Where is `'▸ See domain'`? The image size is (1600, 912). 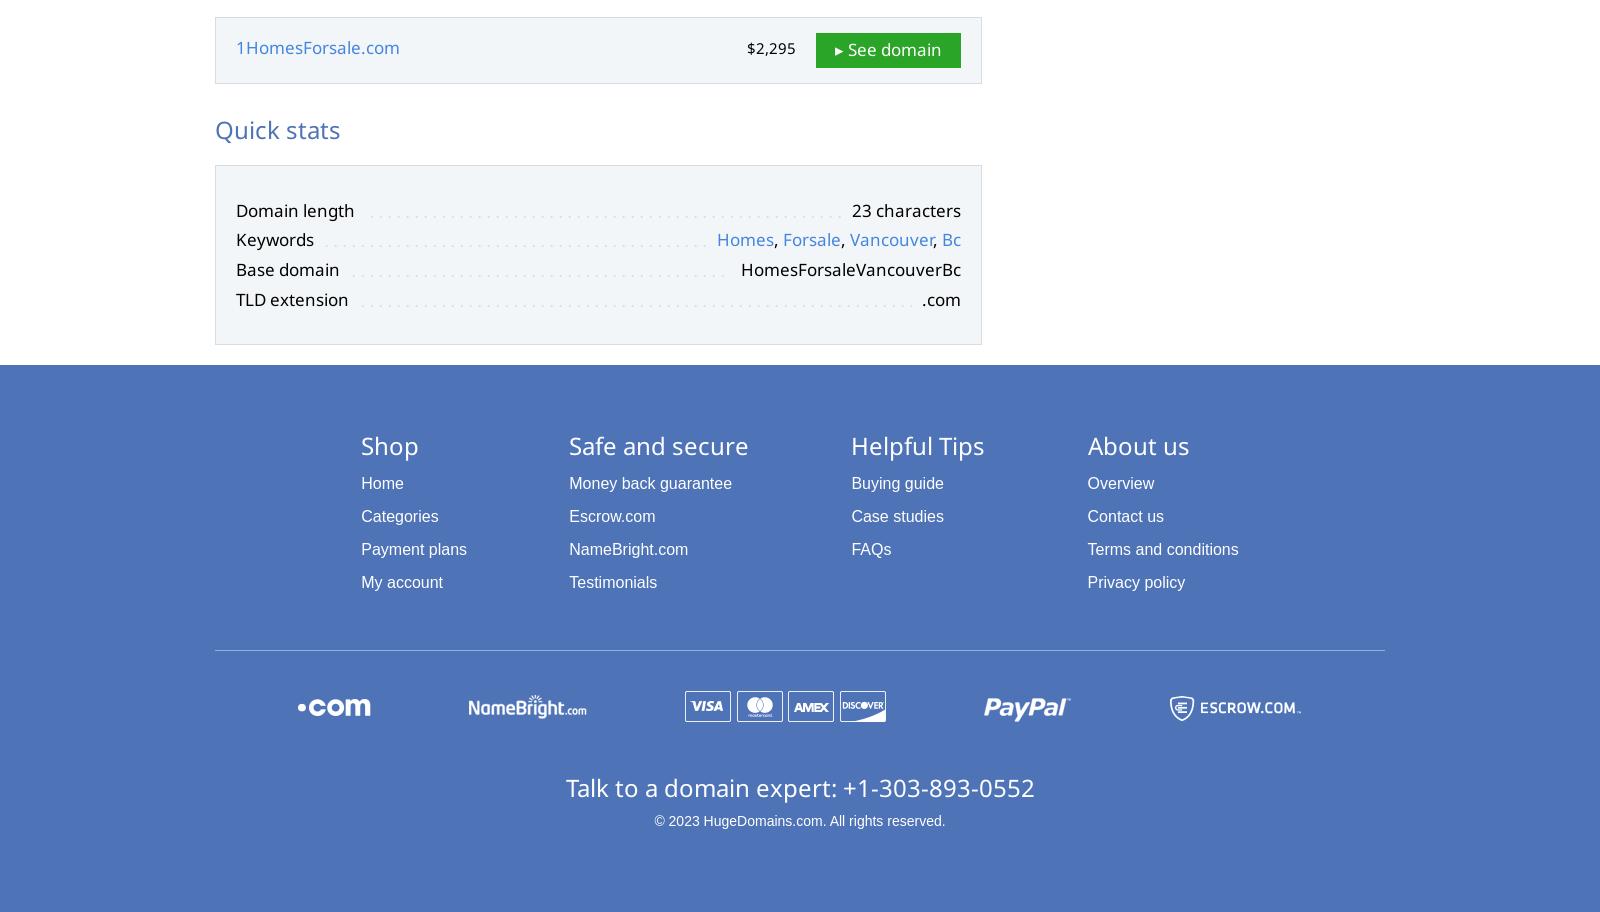
'▸ See domain' is located at coordinates (887, 48).